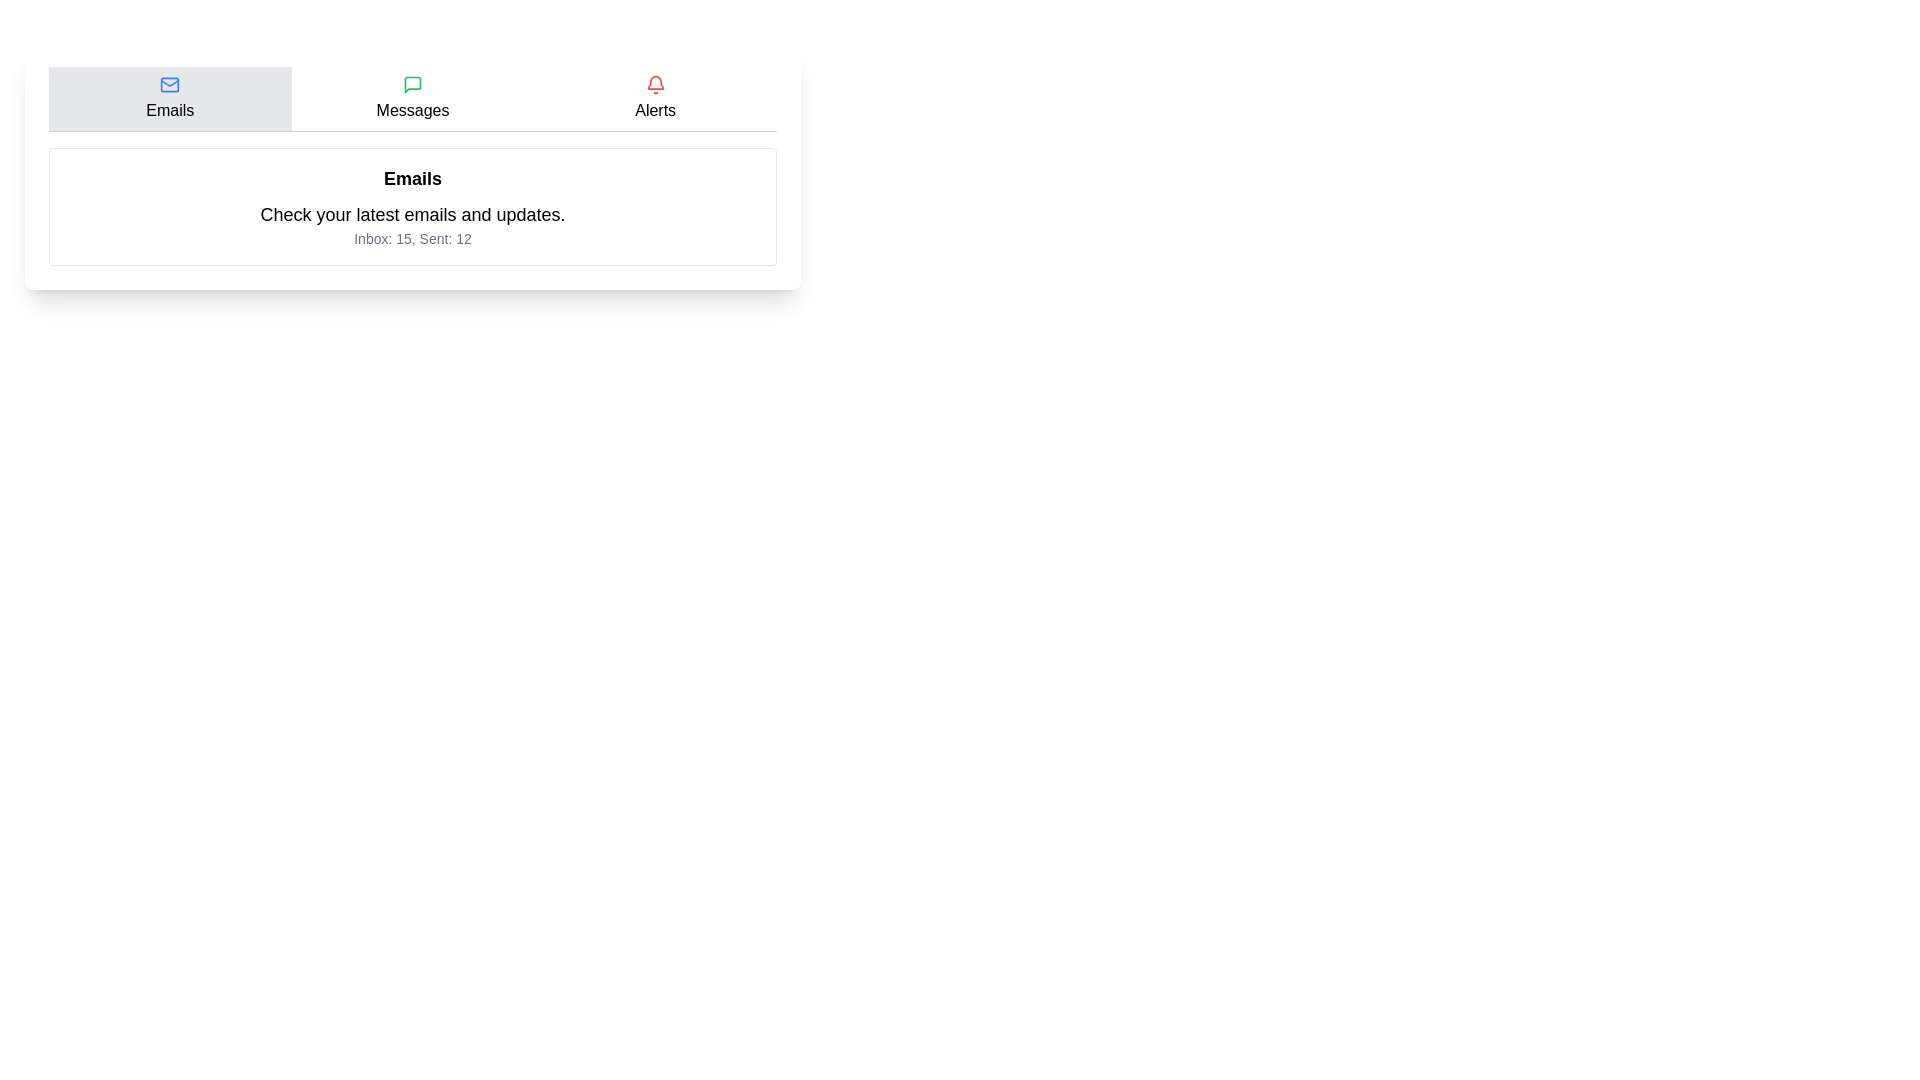 This screenshot has height=1080, width=1920. Describe the element at coordinates (411, 99) in the screenshot. I see `the Messages tab` at that location.